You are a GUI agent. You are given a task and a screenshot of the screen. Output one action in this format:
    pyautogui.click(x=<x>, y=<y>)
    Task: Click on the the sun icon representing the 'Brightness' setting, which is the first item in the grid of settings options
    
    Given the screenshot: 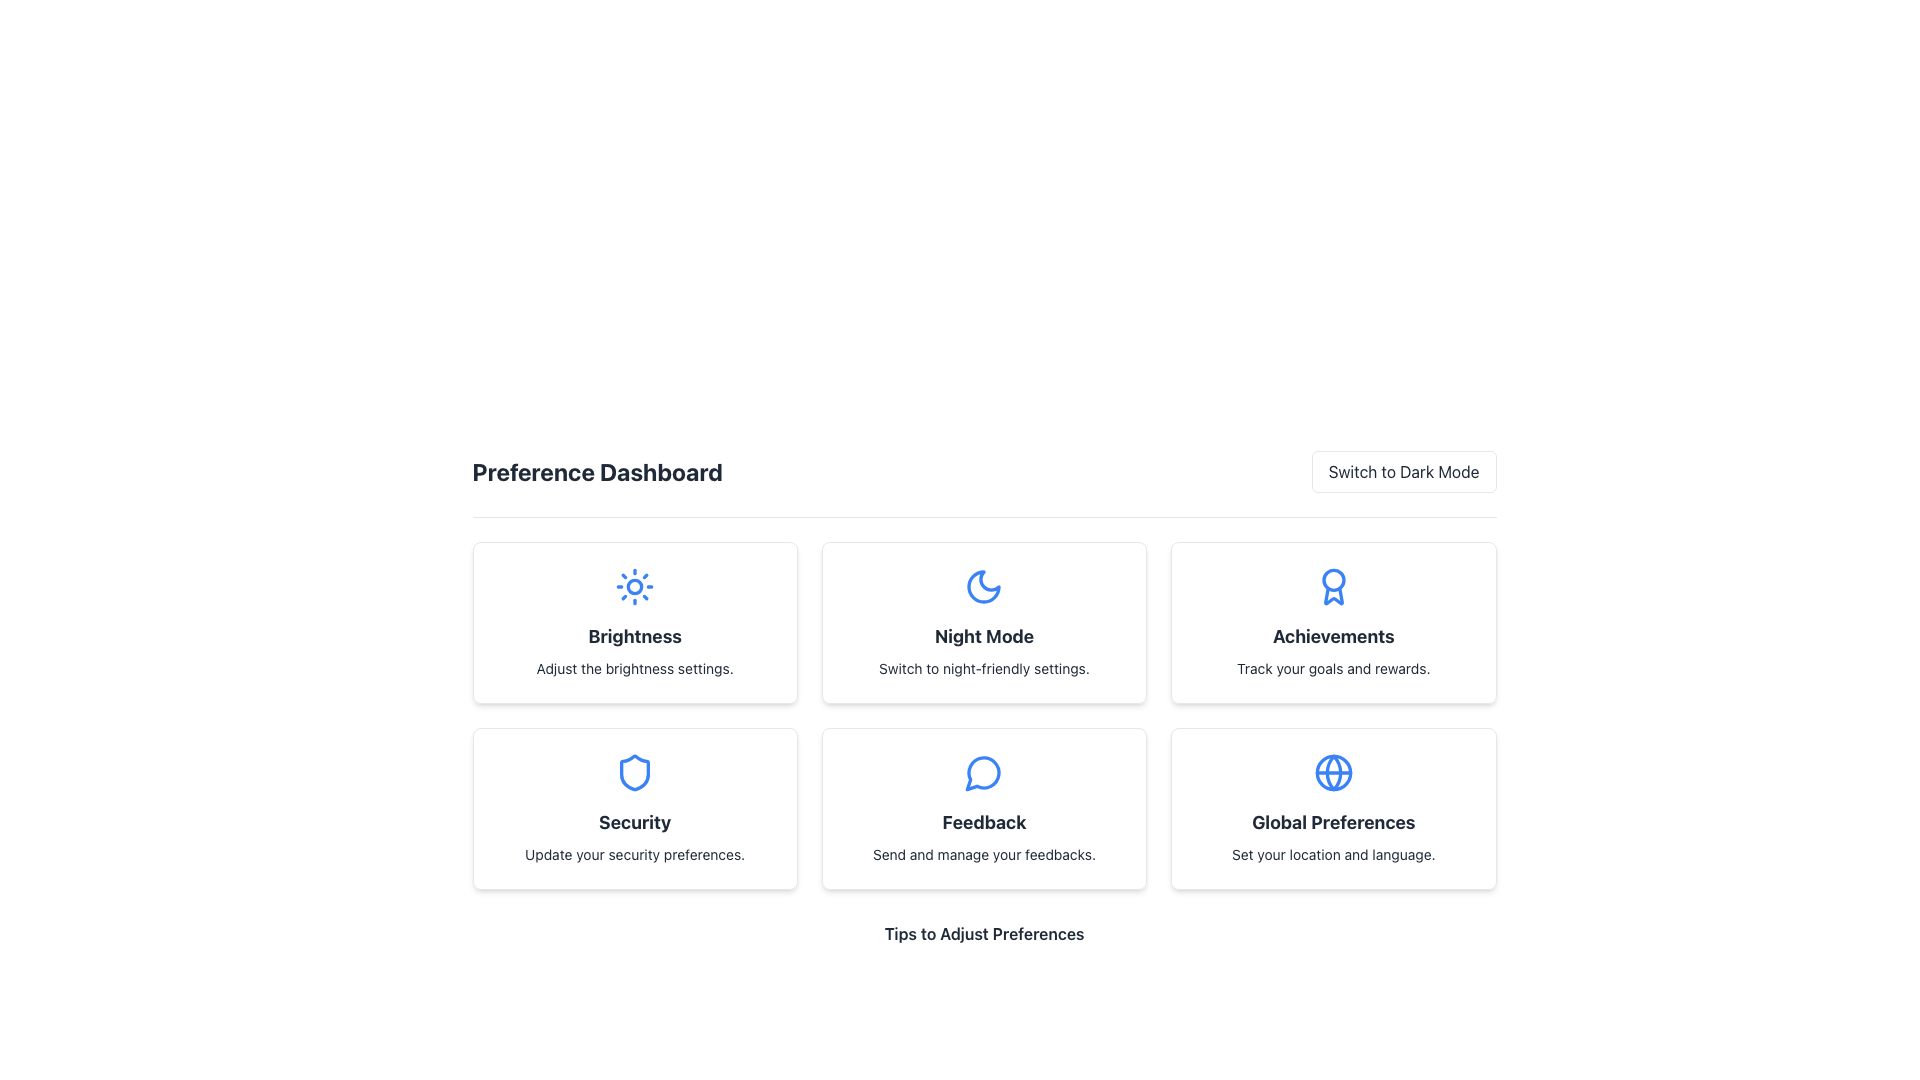 What is the action you would take?
    pyautogui.click(x=634, y=585)
    